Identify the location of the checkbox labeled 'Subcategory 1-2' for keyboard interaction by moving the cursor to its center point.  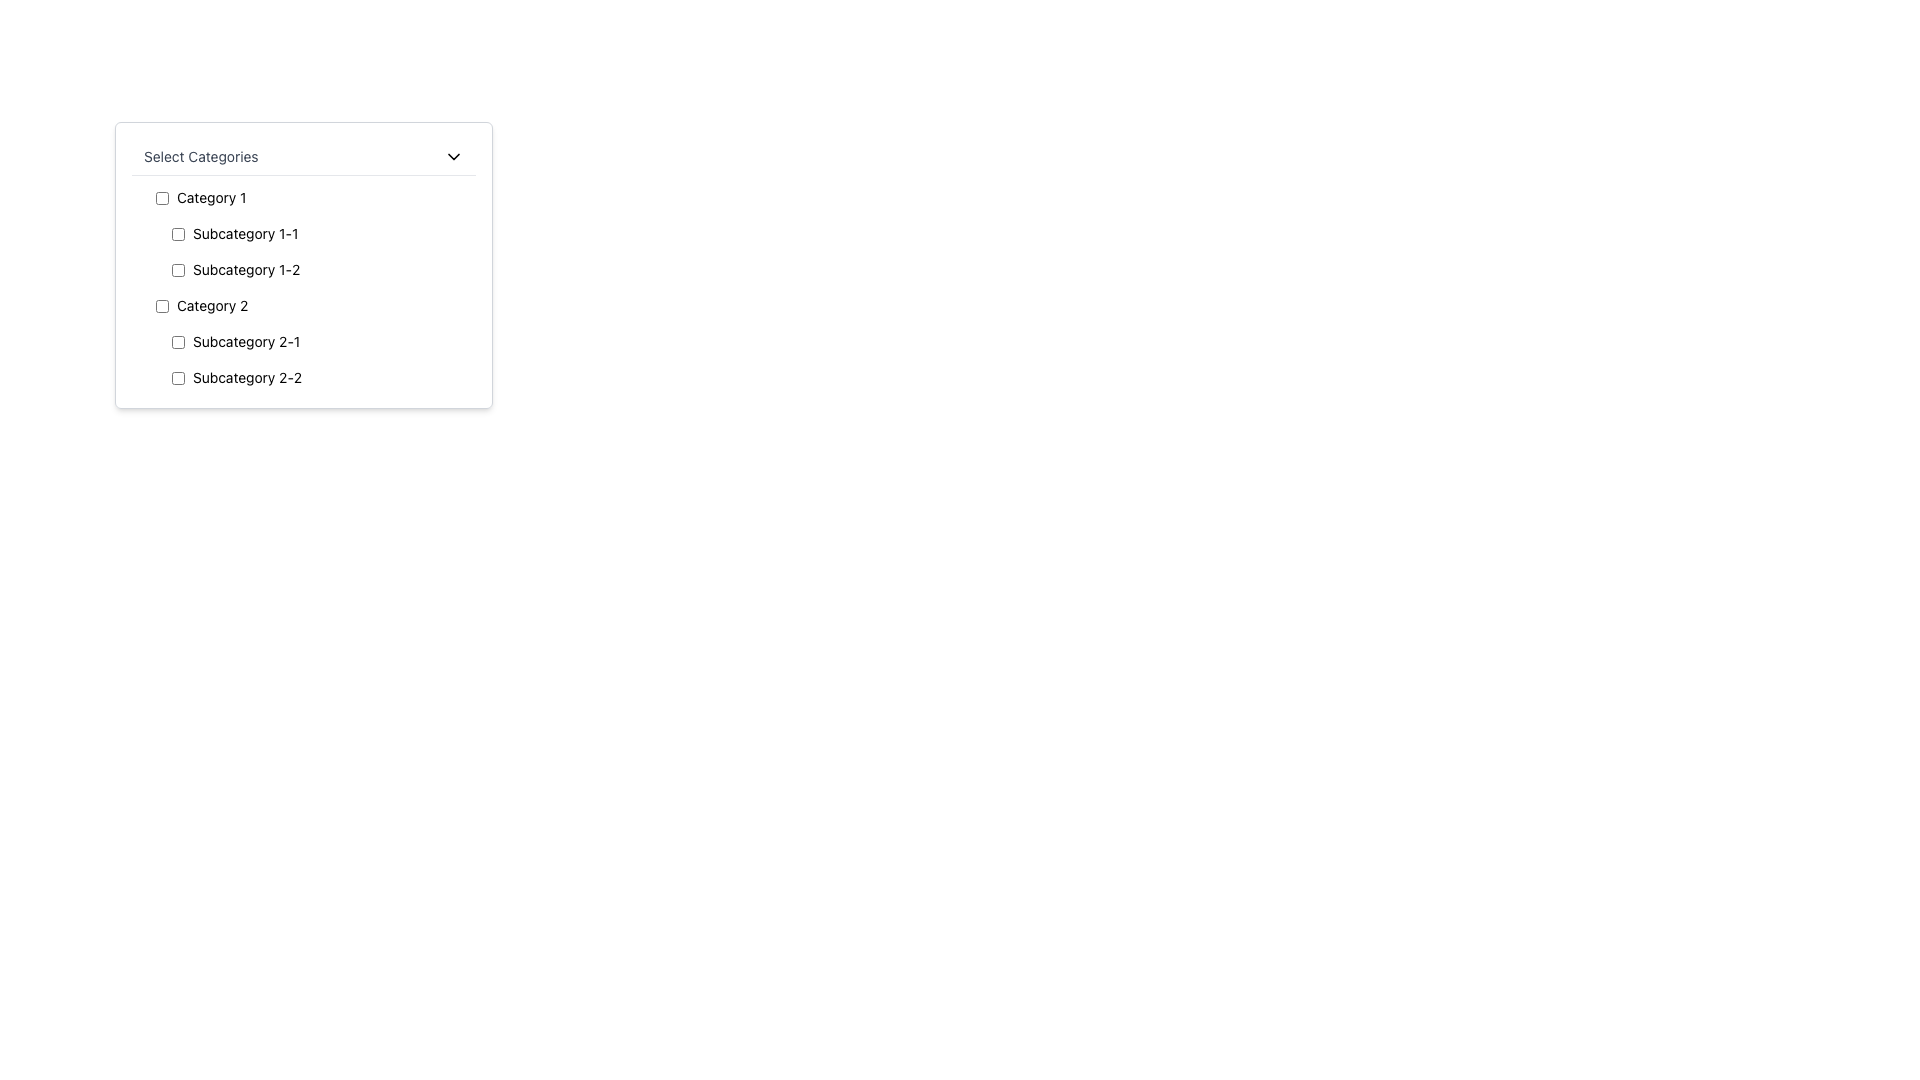
(320, 270).